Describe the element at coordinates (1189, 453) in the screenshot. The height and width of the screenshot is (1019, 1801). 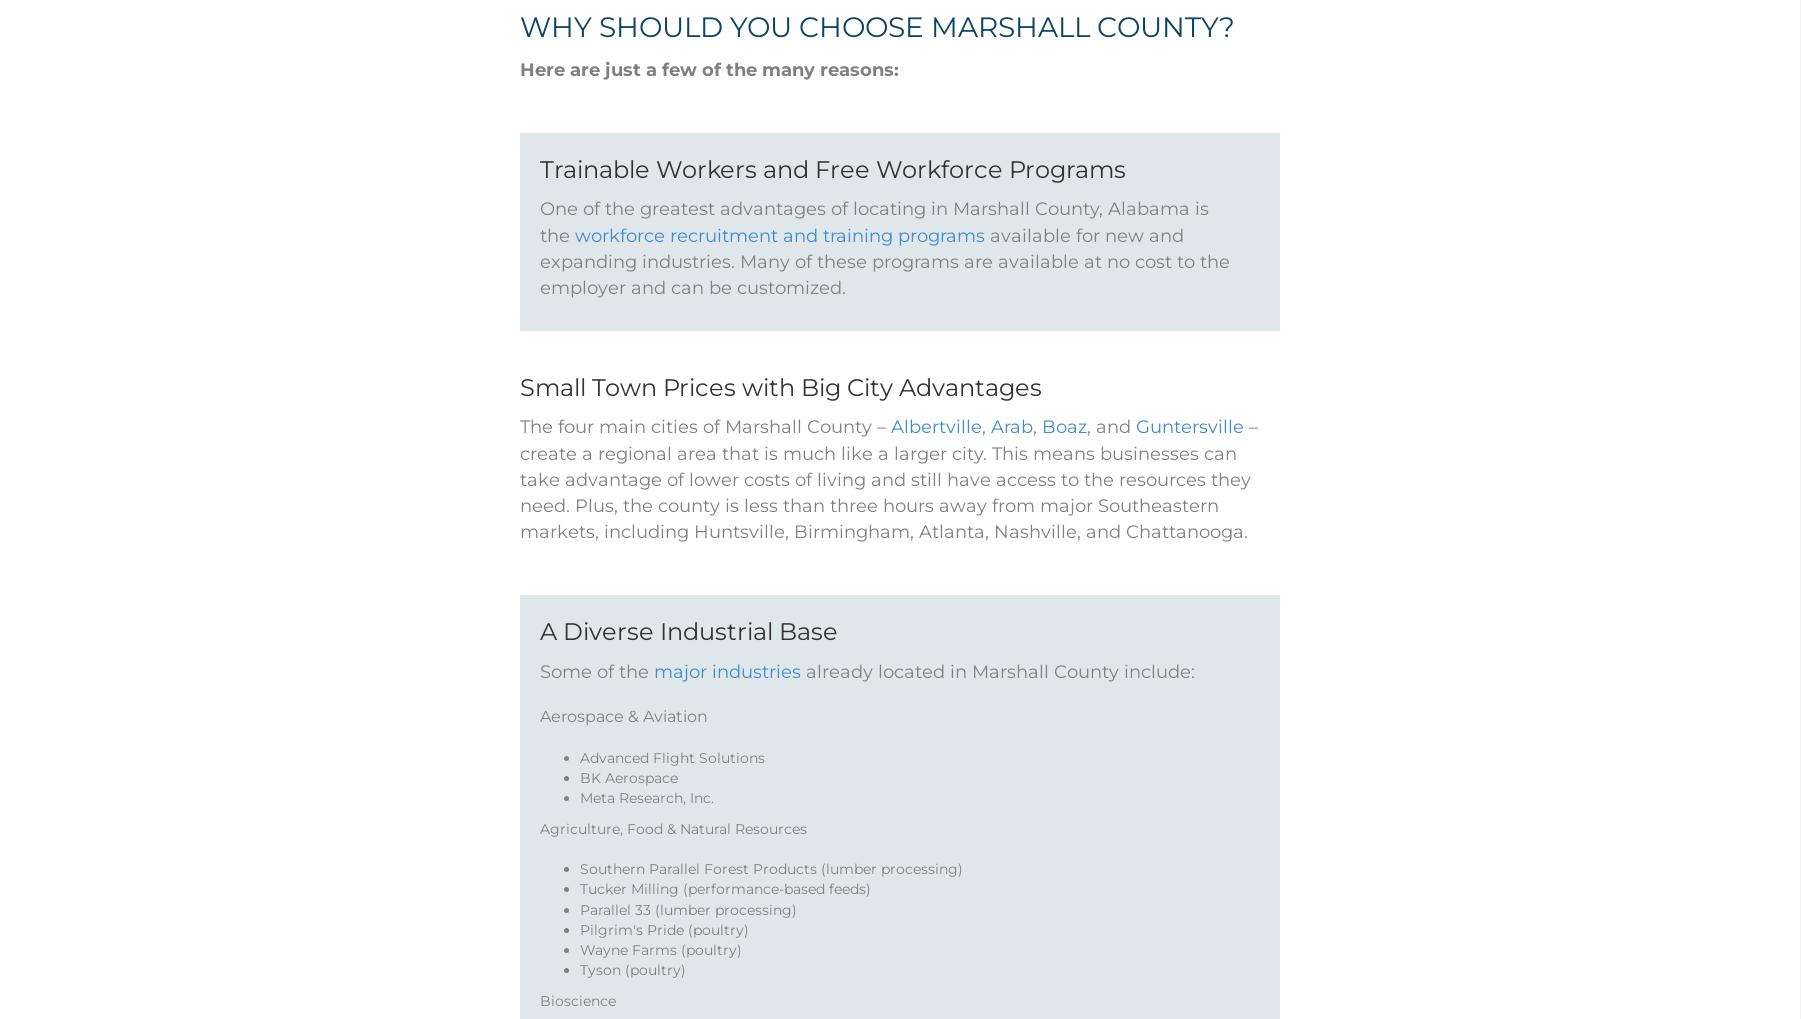
I see `'Guntersville'` at that location.